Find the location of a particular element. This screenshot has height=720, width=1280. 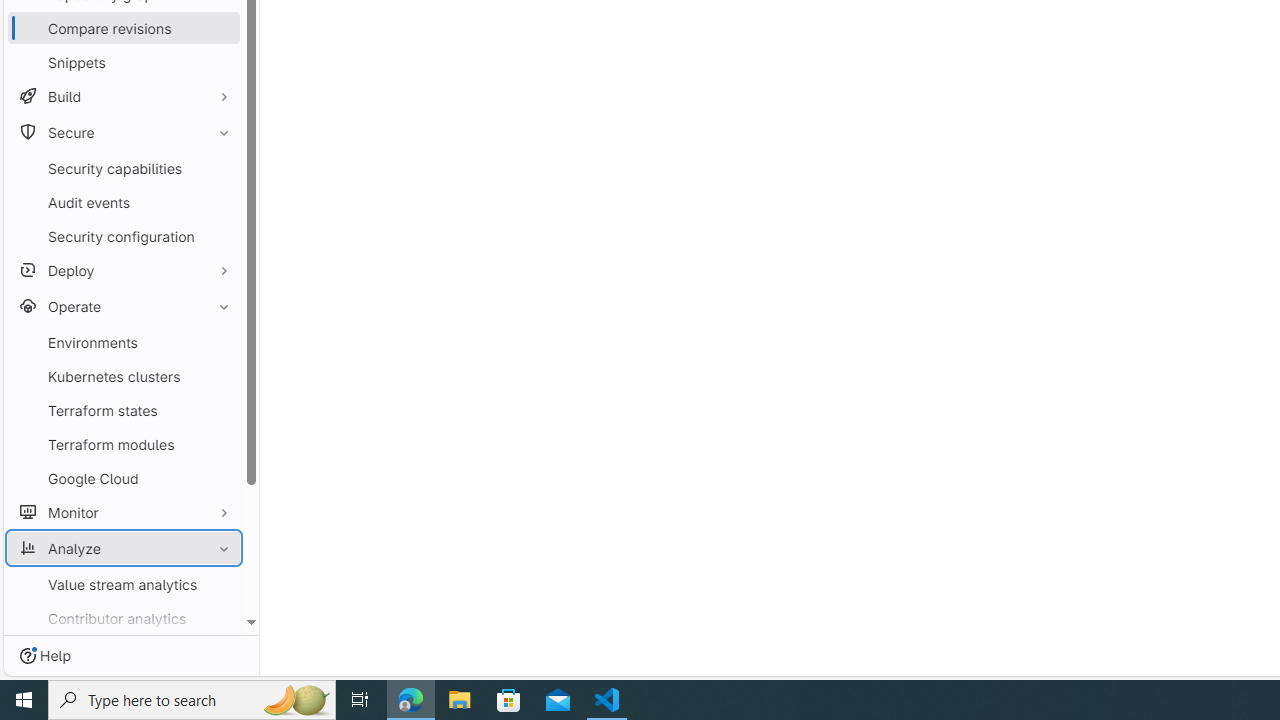

'Value stream analytics' is located at coordinates (123, 584).